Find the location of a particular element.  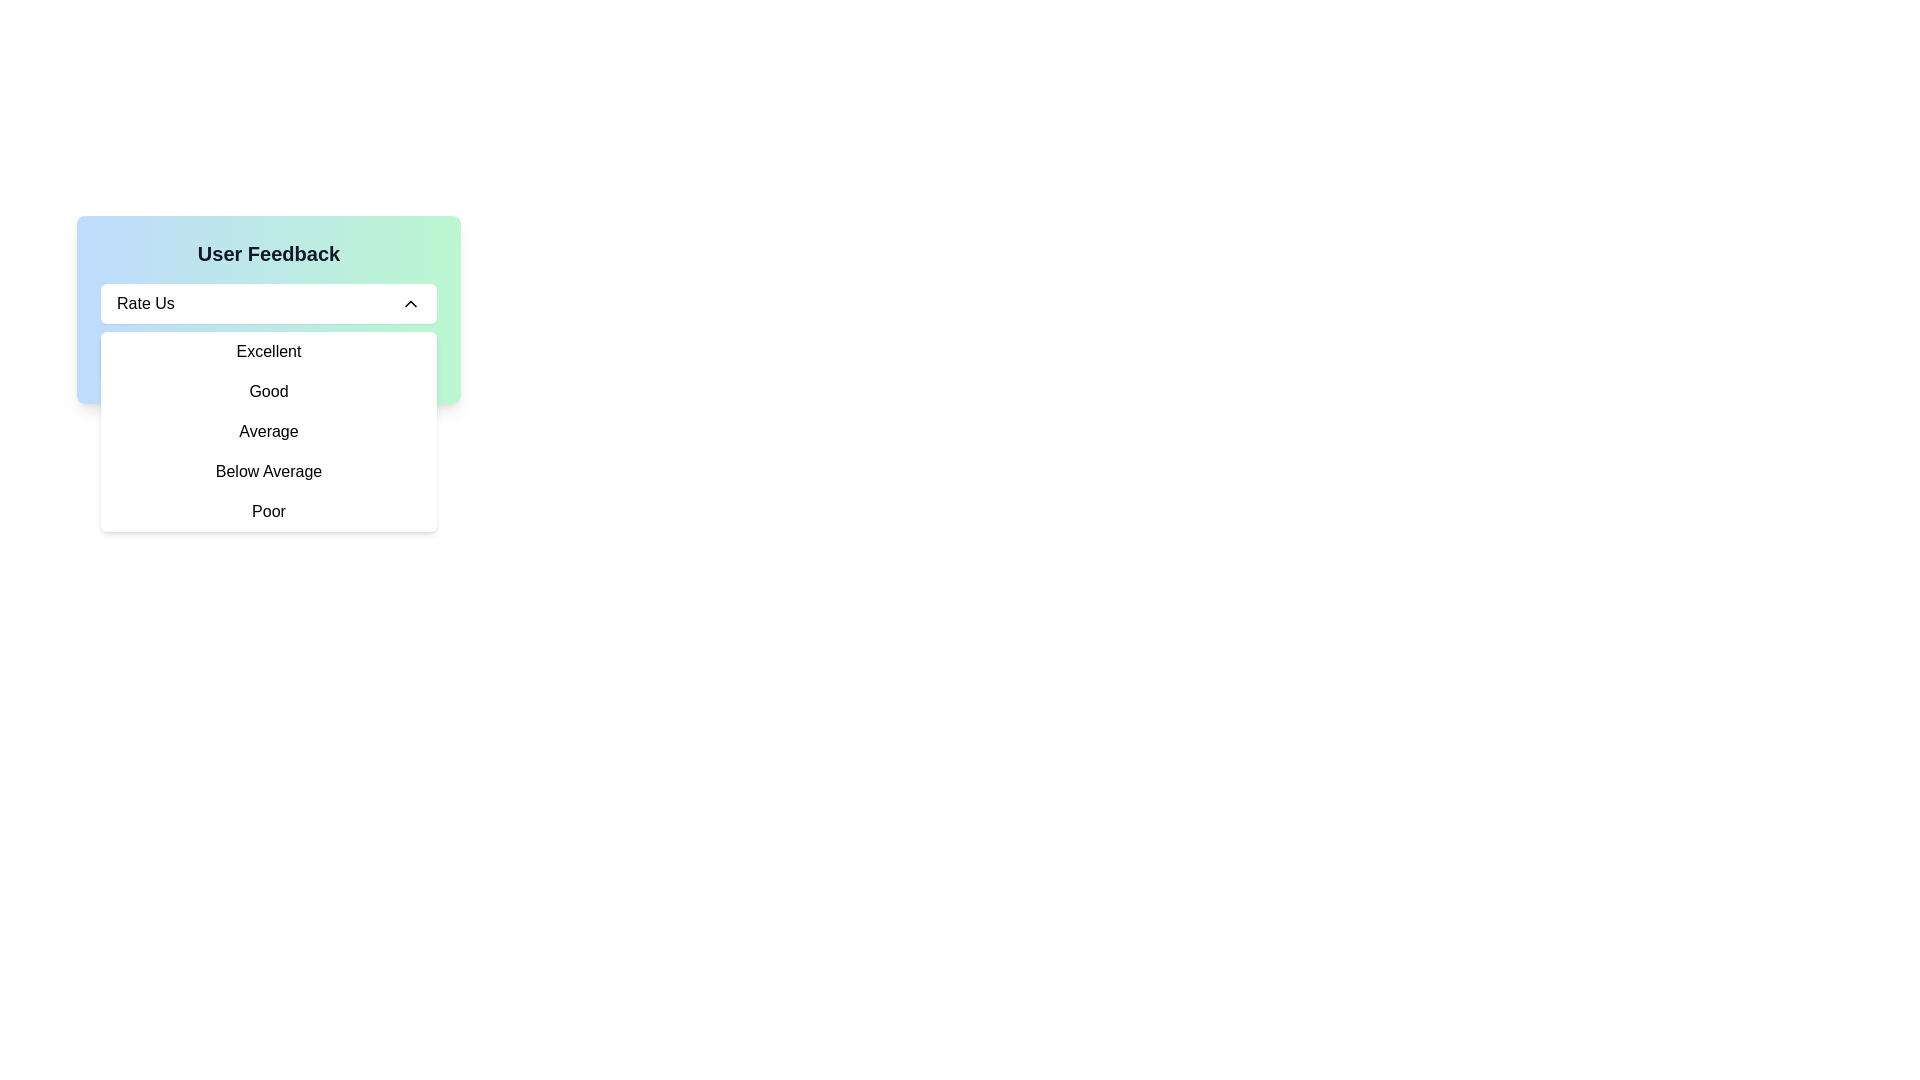

the dropdown menu item labeled 'Poor', which is the last item in a list of five labels within the dropdown menu is located at coordinates (267, 511).